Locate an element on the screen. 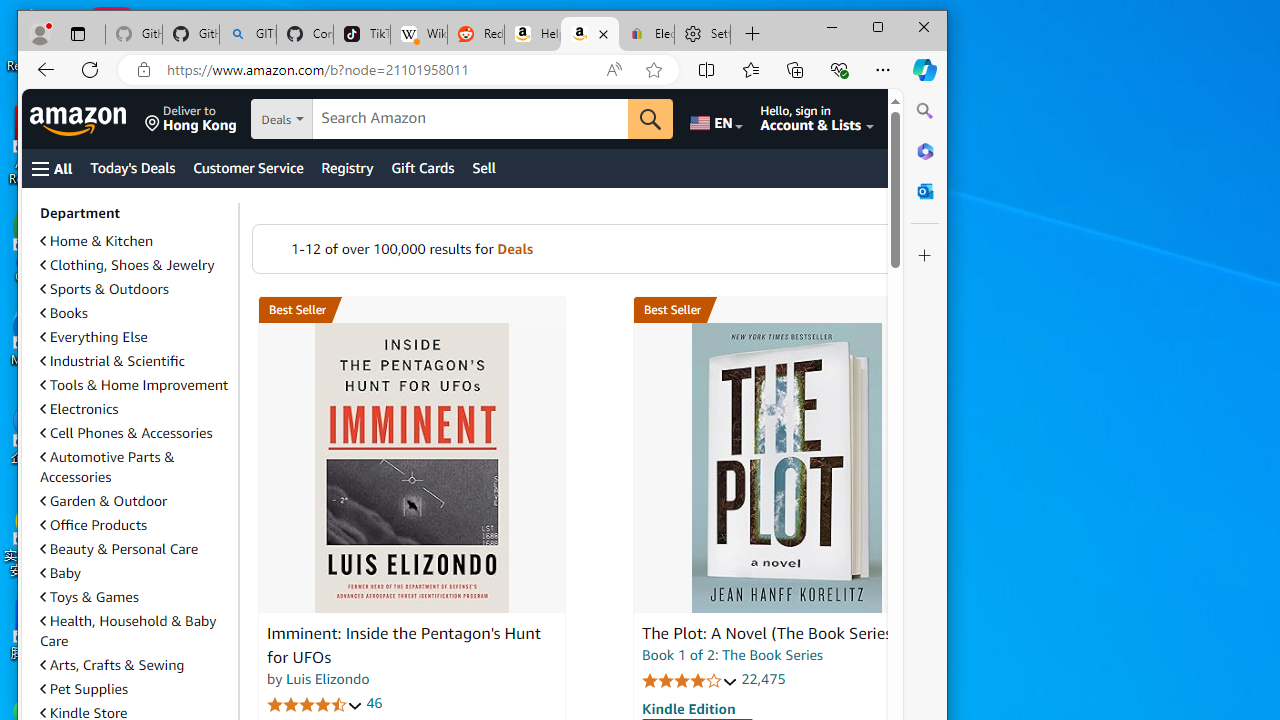  'Pet Supplies' is located at coordinates (82, 687).